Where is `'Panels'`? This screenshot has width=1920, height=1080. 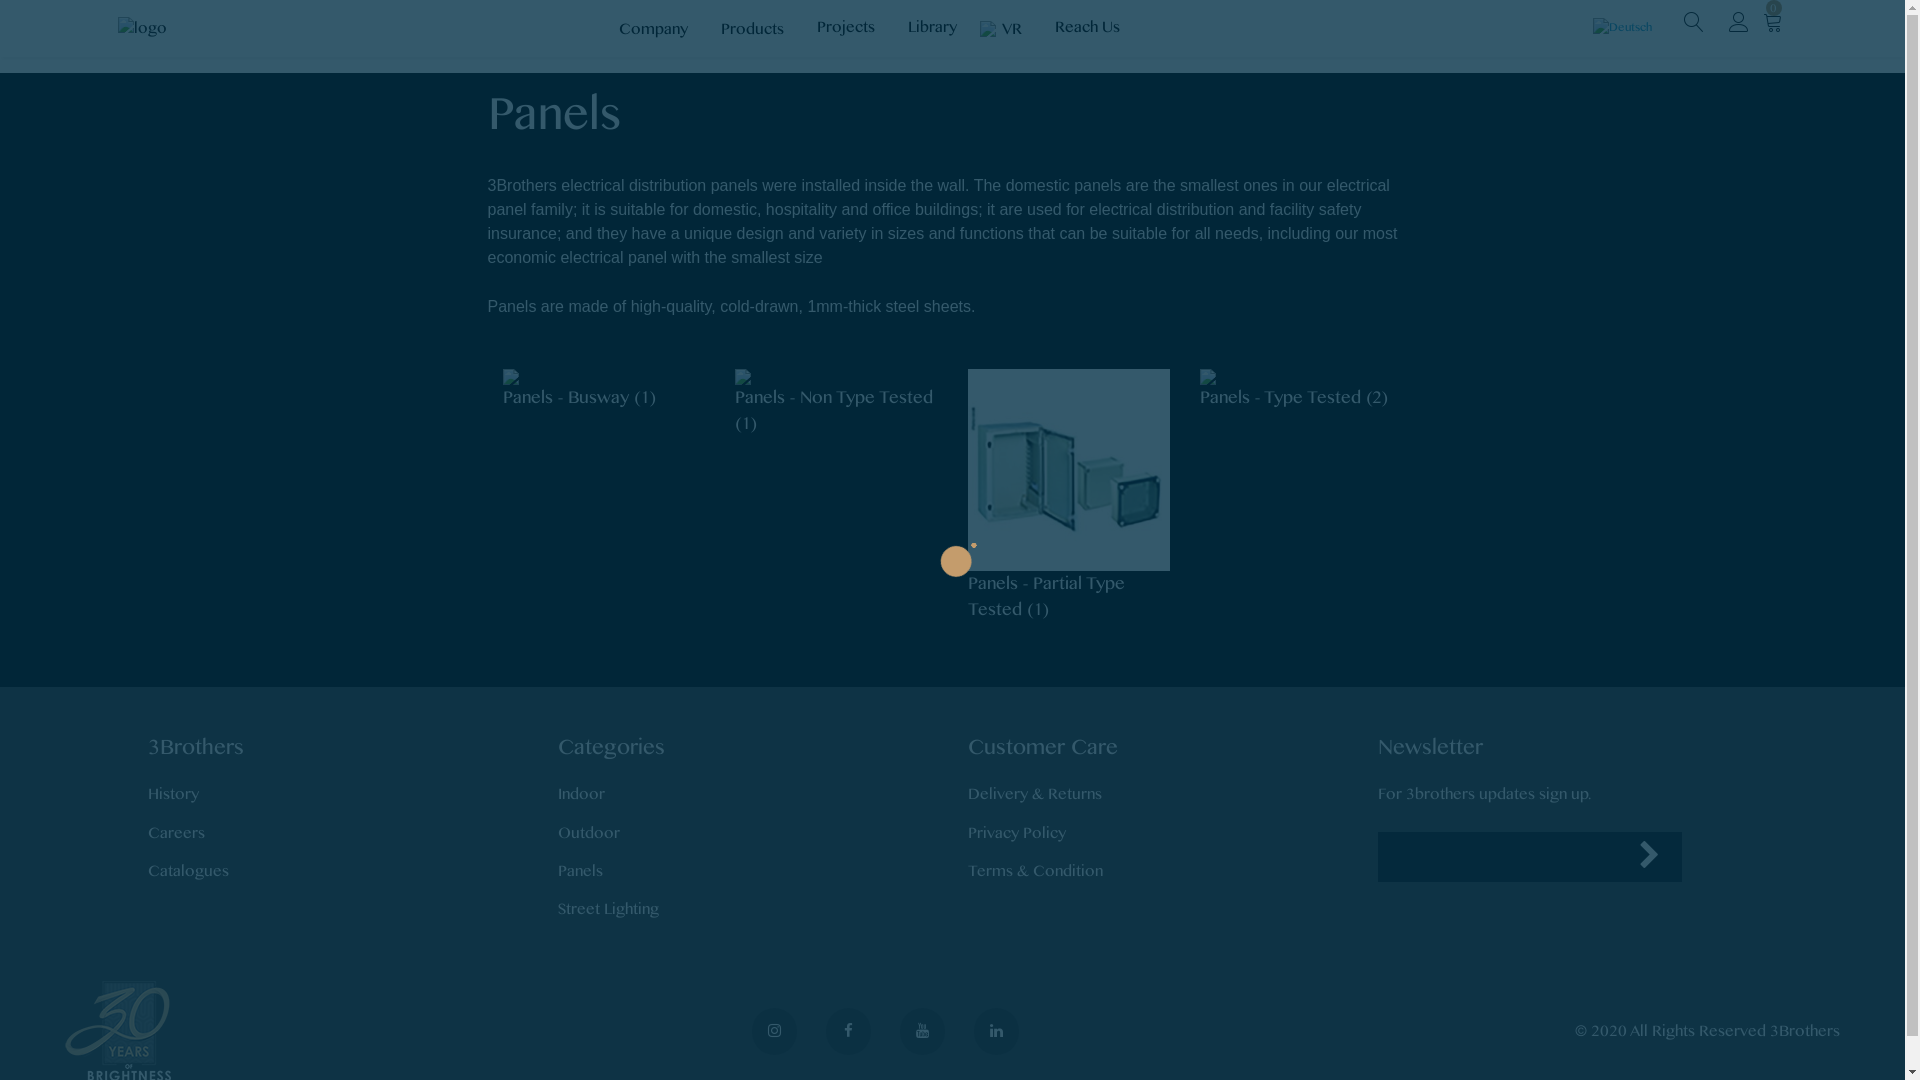
'Panels' is located at coordinates (579, 870).